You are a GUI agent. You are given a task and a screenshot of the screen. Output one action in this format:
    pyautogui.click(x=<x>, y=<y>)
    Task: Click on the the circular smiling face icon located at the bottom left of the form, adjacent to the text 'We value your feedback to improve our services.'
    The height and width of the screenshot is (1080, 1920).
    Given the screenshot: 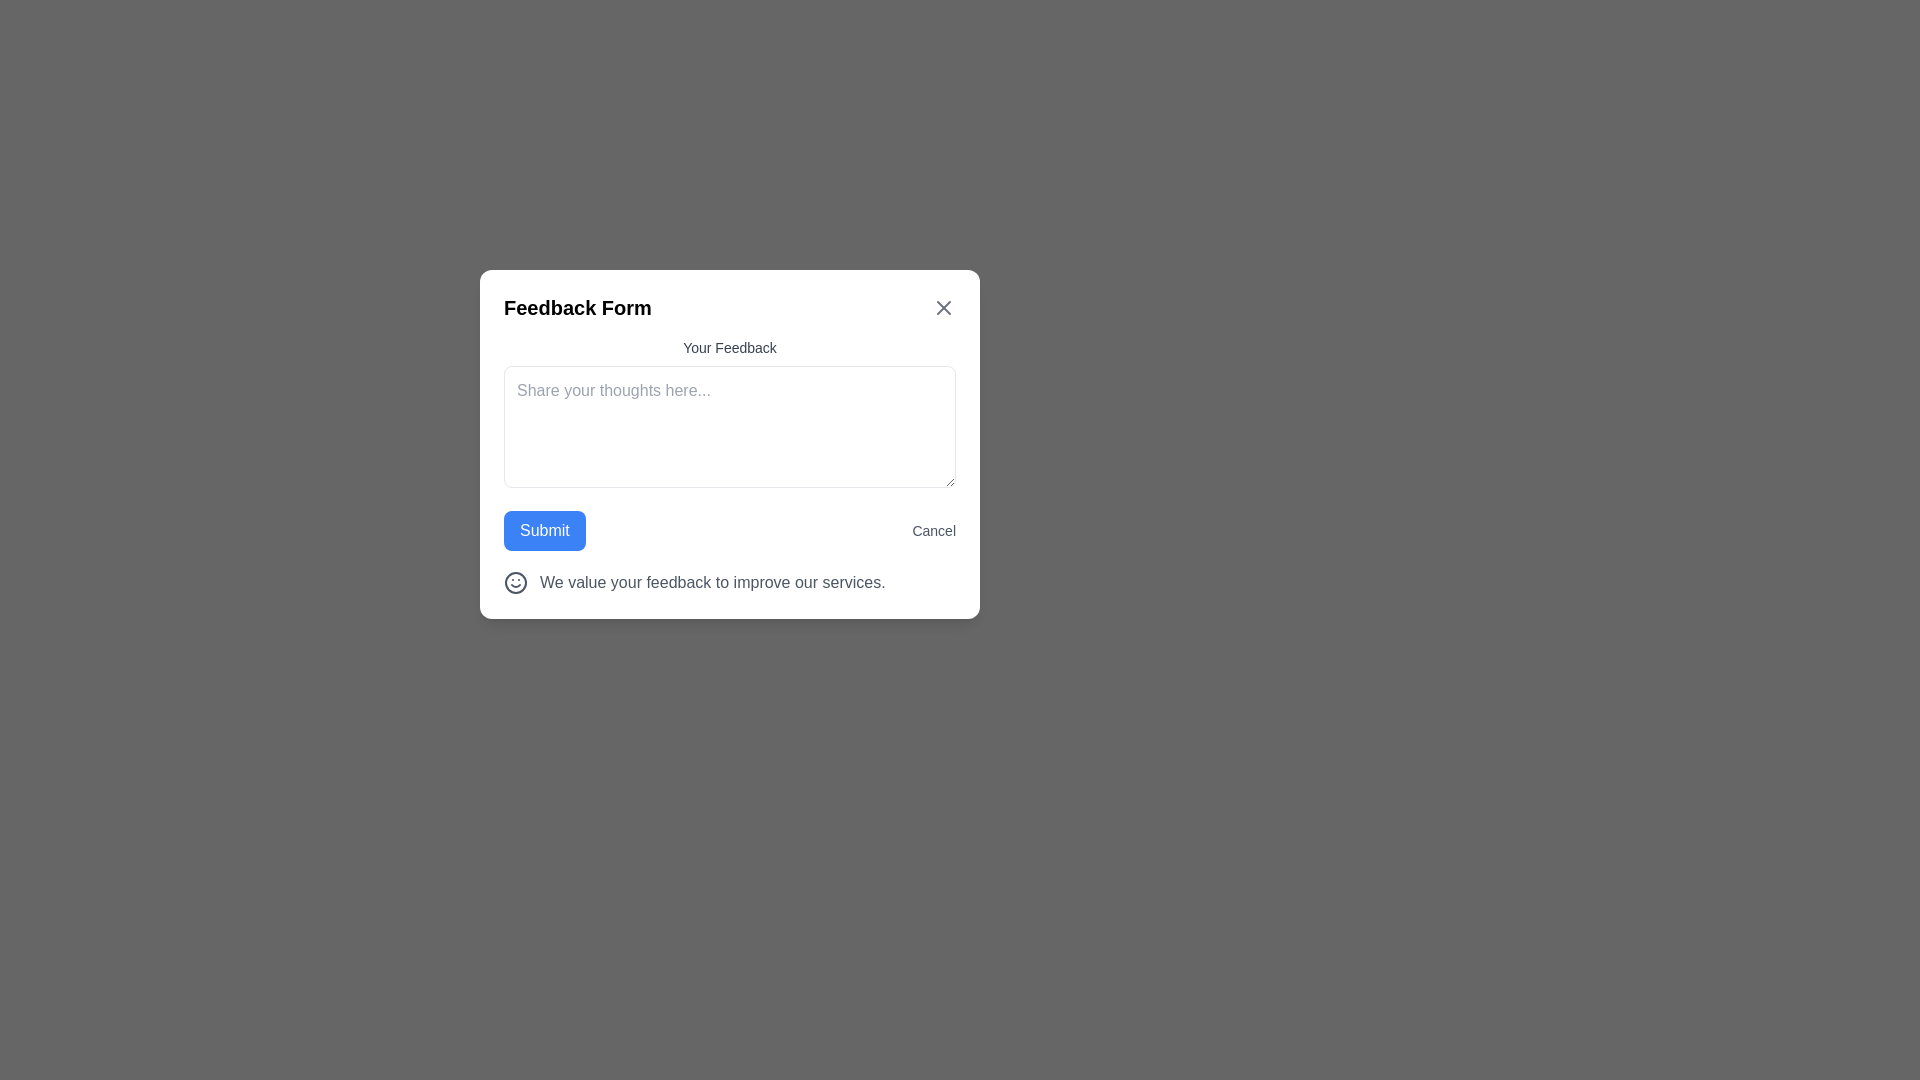 What is the action you would take?
    pyautogui.click(x=515, y=582)
    